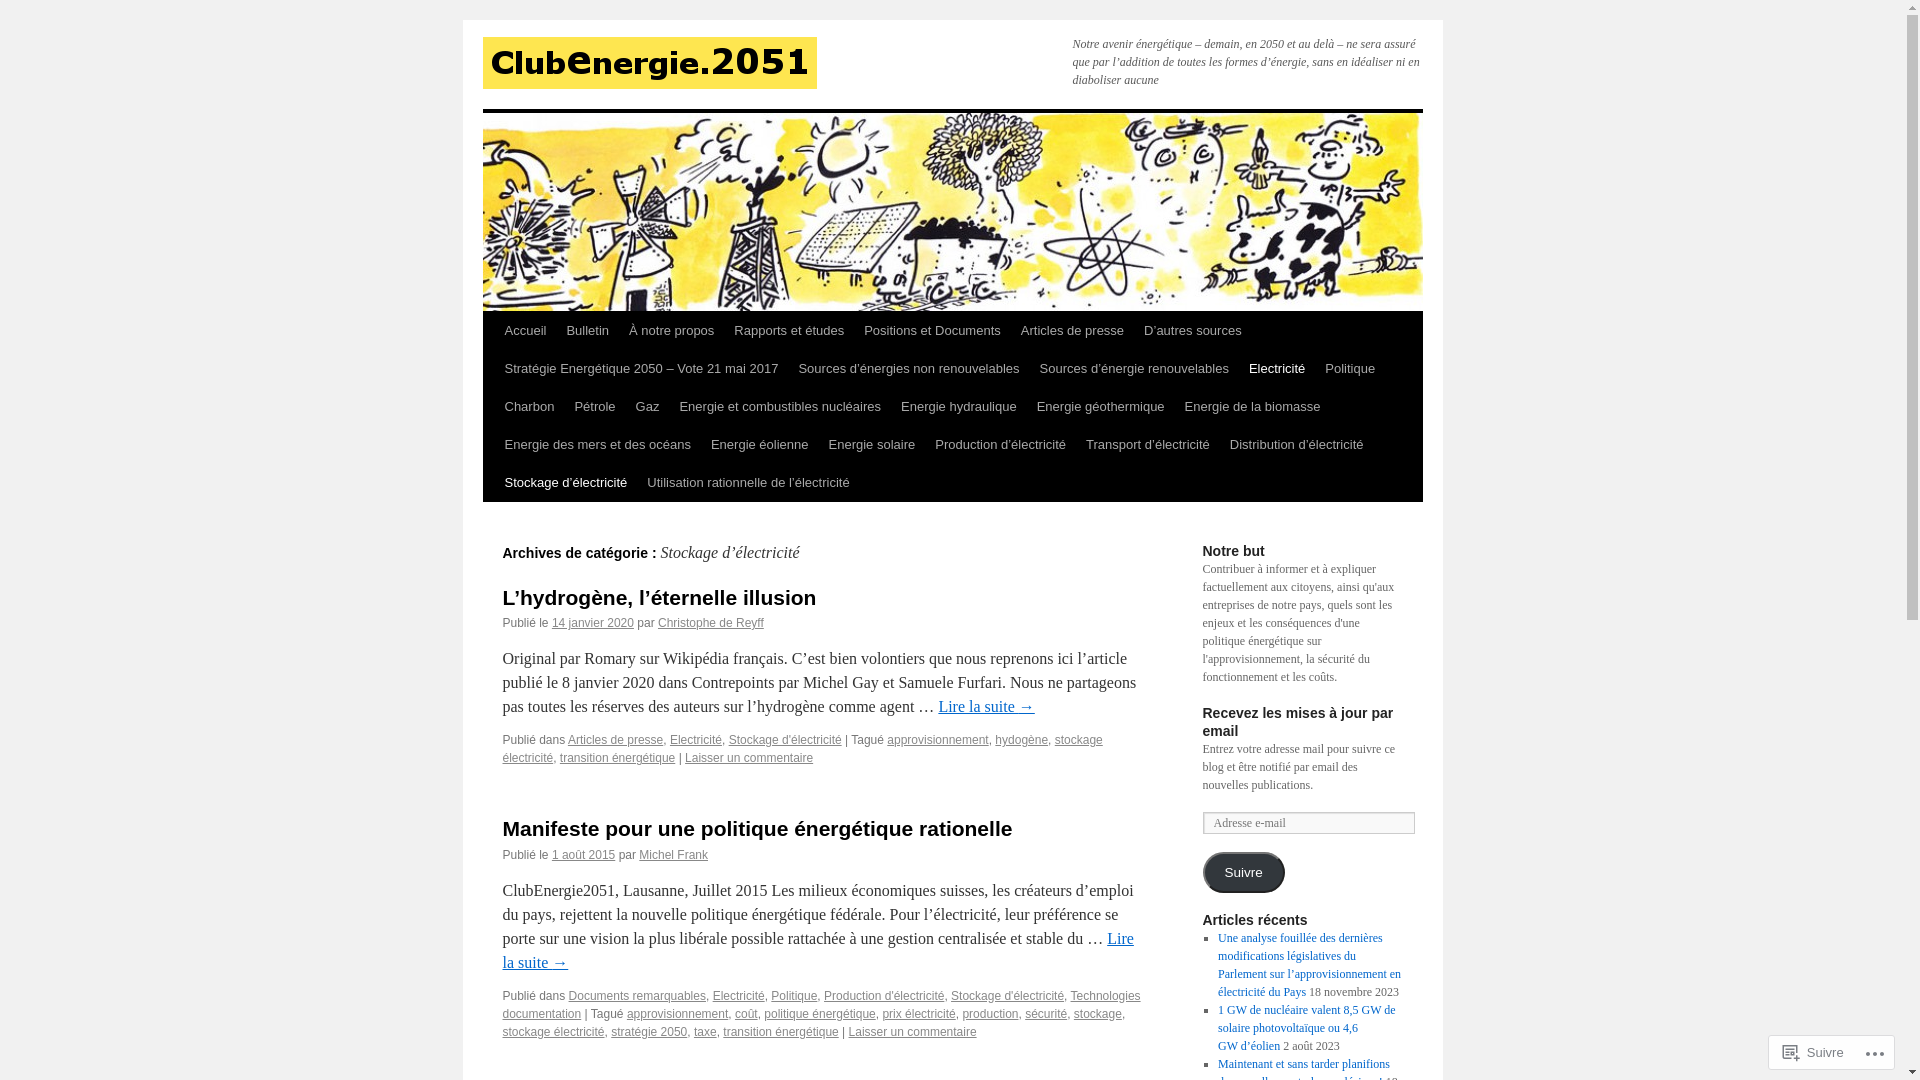  What do you see at coordinates (677, 1014) in the screenshot?
I see `'approvisionnement'` at bounding box center [677, 1014].